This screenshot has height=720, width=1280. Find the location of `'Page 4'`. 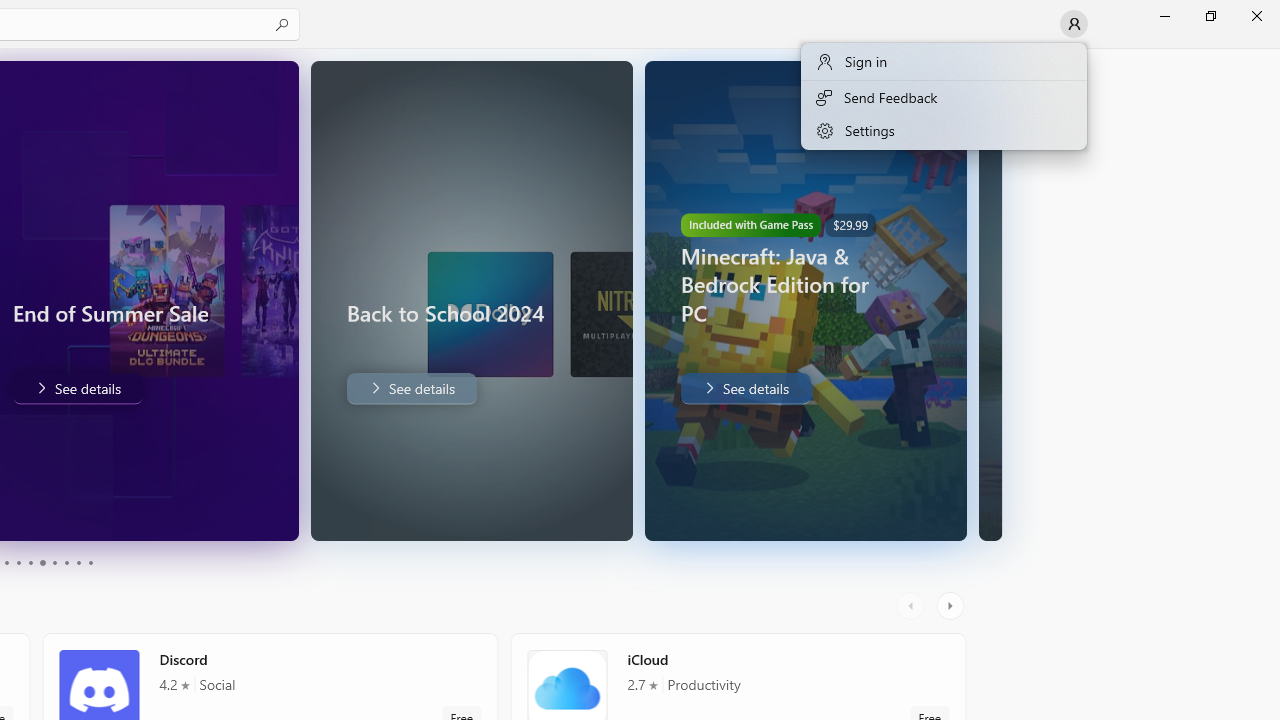

'Page 4' is located at coordinates (17, 563).